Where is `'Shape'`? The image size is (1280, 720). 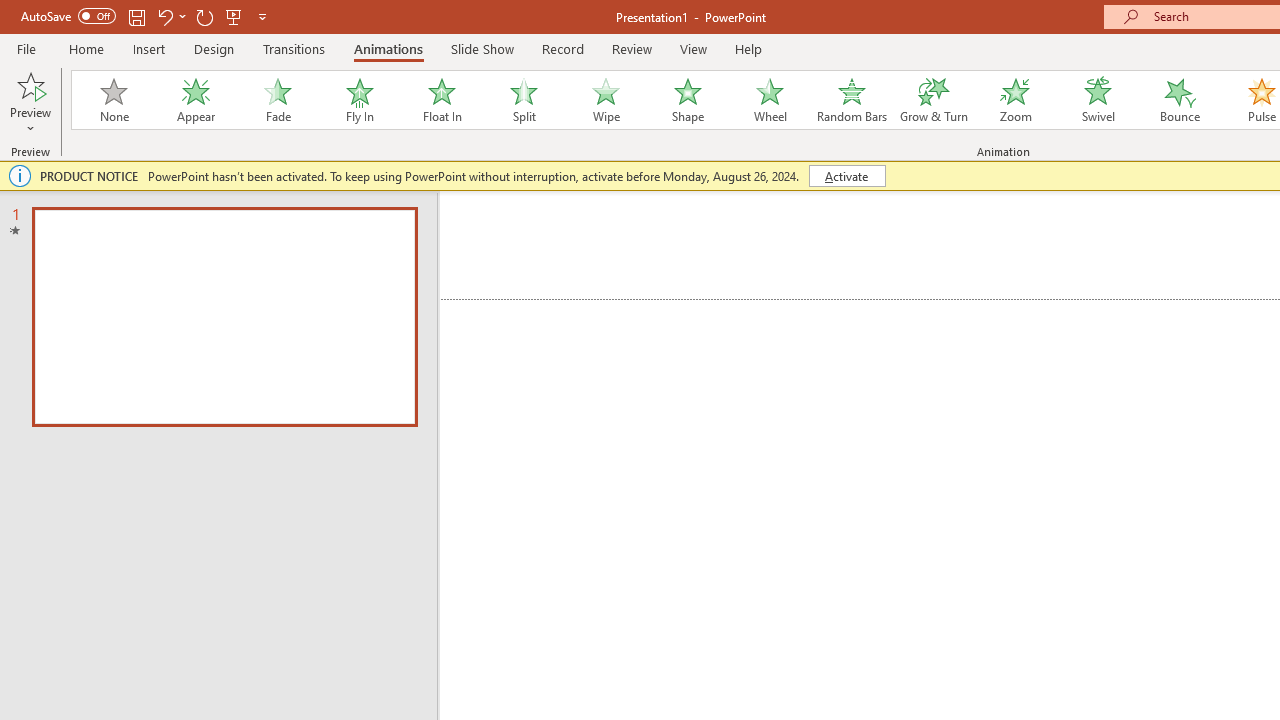 'Shape' is located at coordinates (688, 100).